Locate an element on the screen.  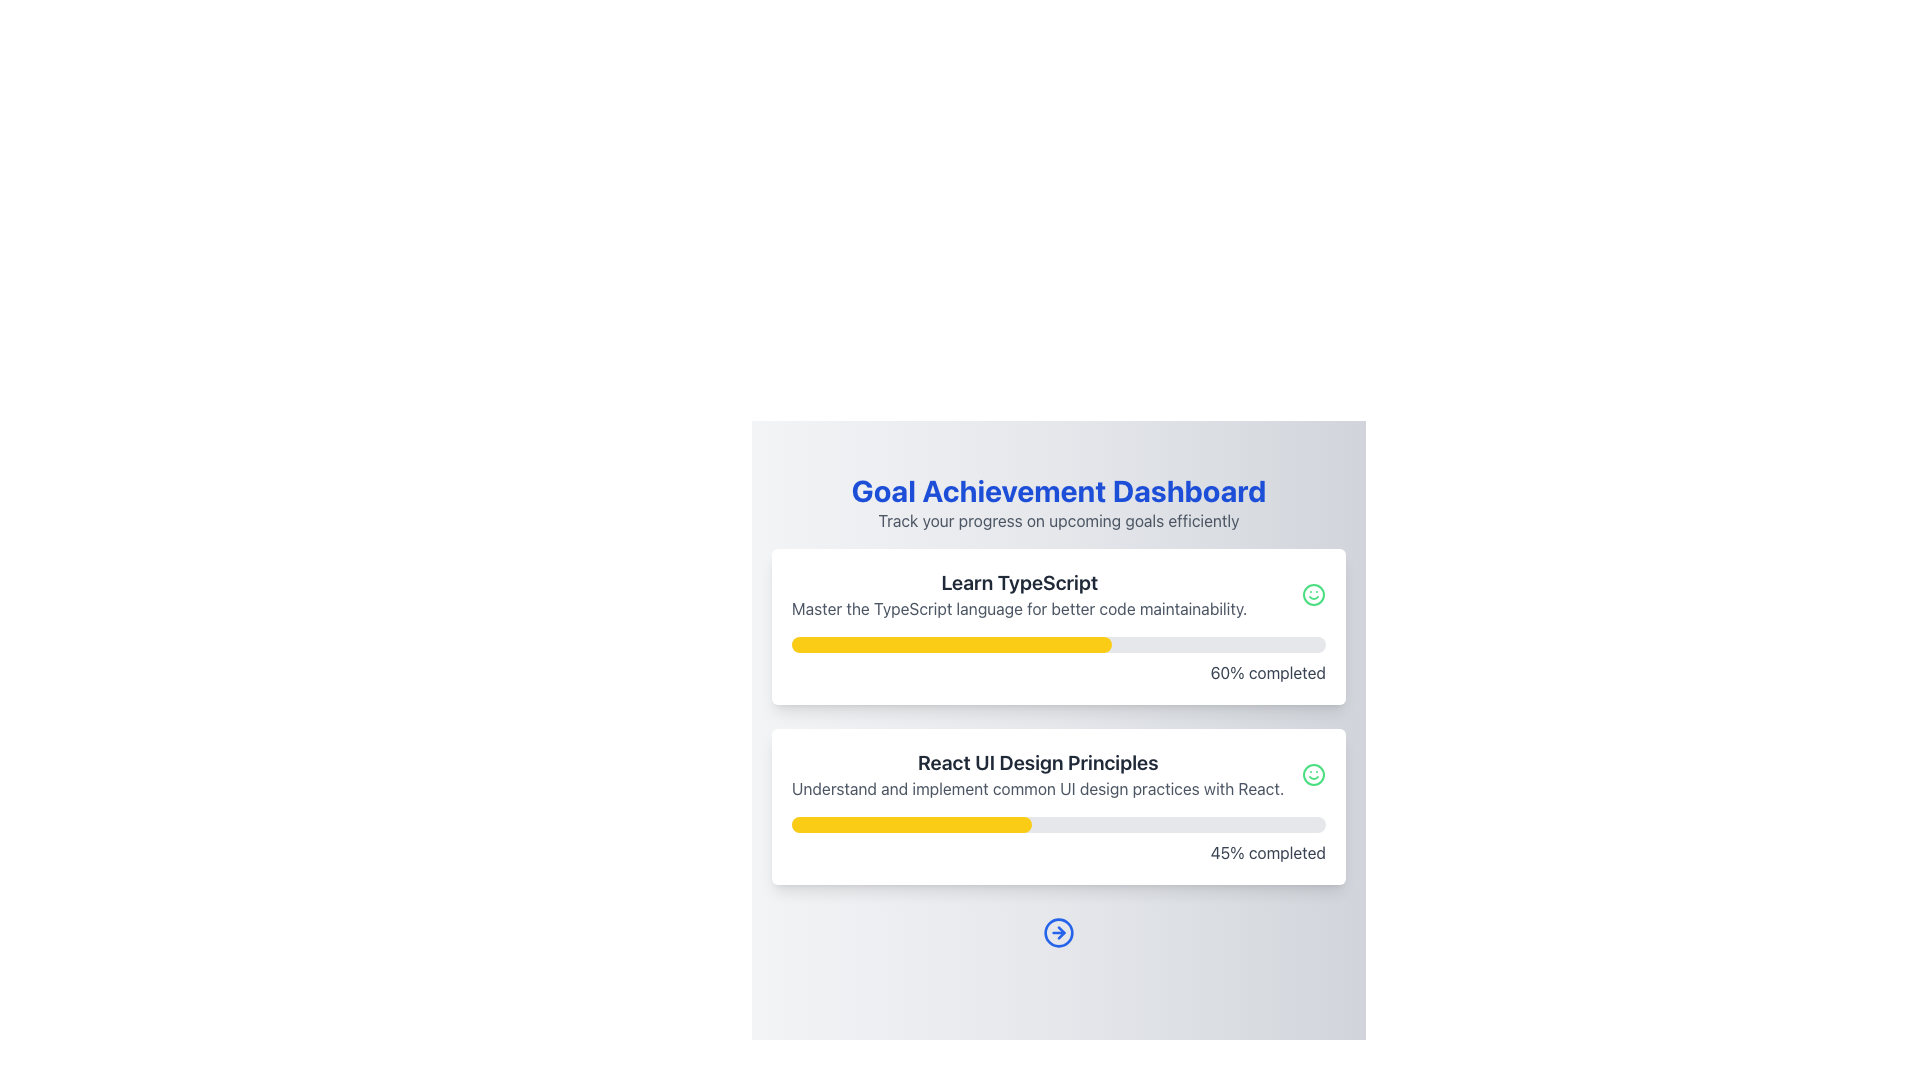
the blue rightward-facing arrow button enclosed within a circular outline is located at coordinates (1058, 933).